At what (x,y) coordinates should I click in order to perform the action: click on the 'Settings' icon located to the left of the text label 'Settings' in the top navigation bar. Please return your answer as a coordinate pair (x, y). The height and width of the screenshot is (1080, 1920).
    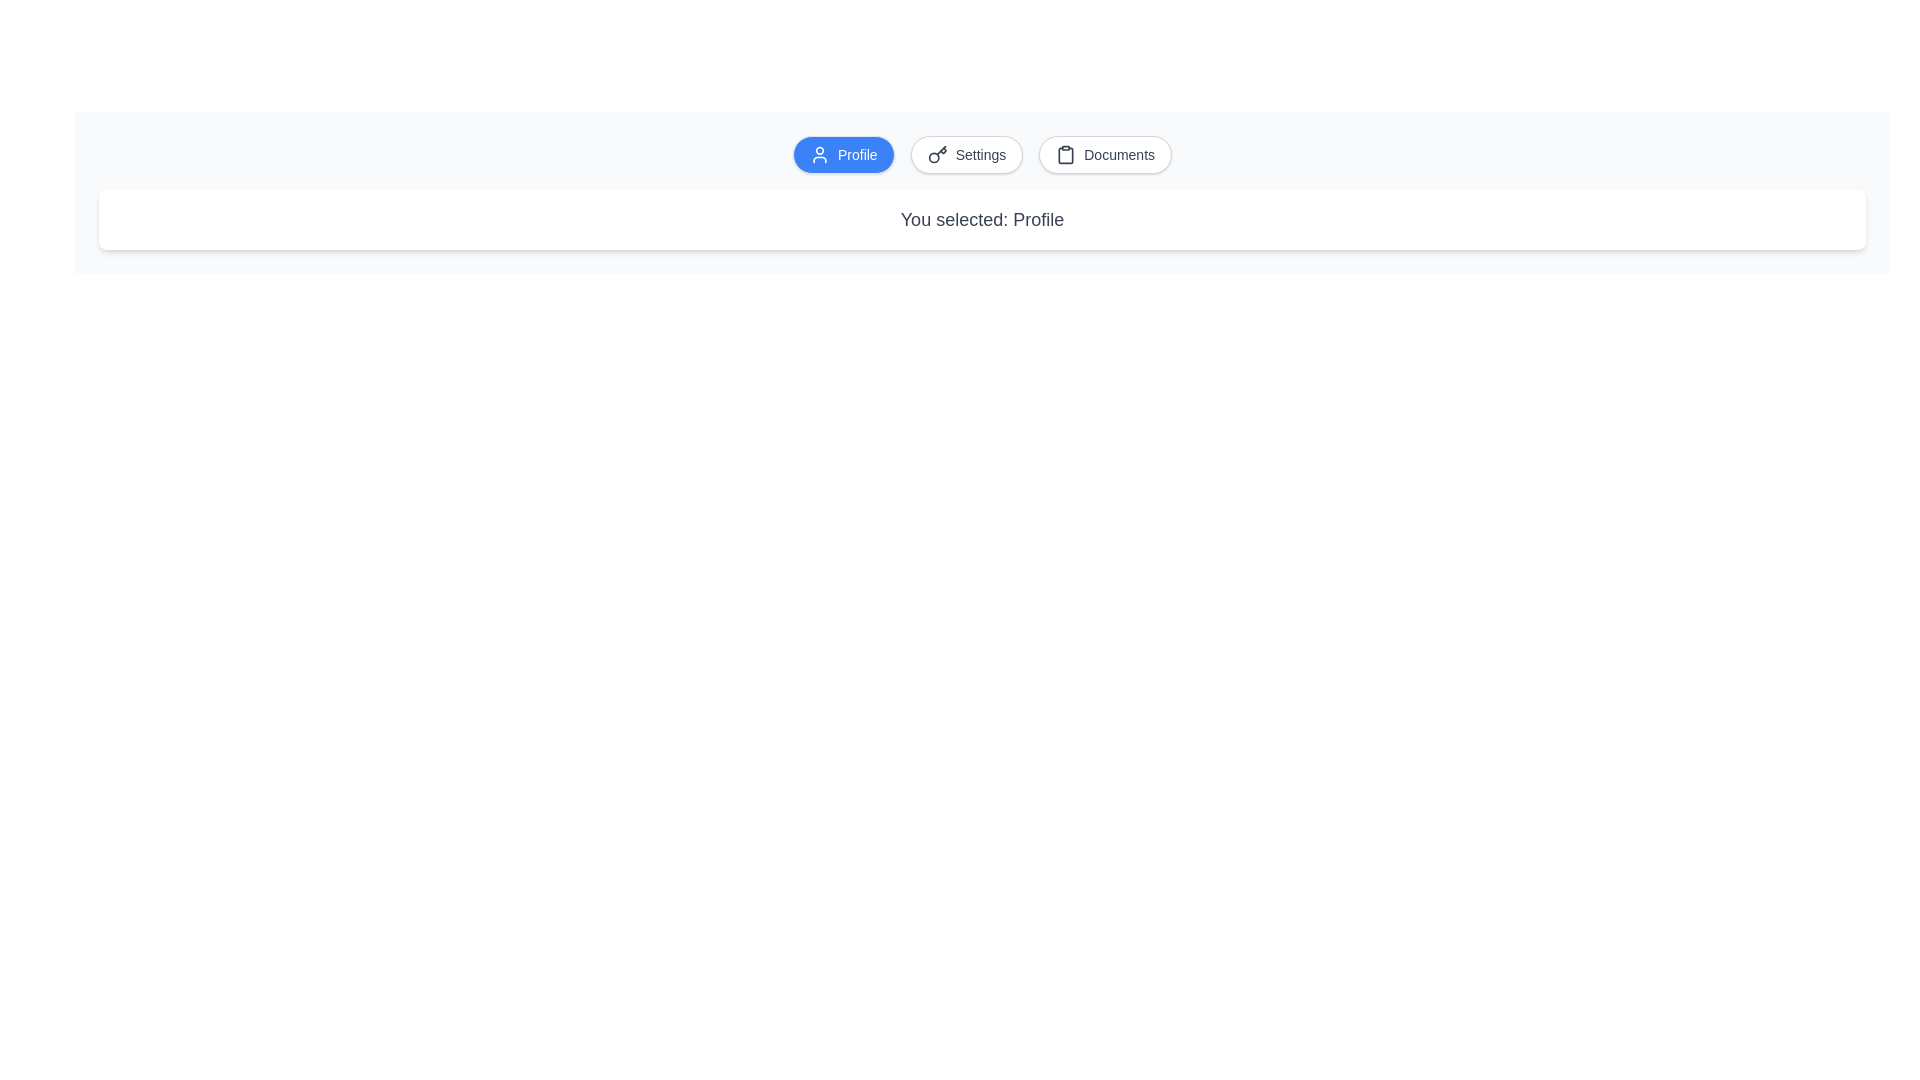
    Looking at the image, I should click on (936, 153).